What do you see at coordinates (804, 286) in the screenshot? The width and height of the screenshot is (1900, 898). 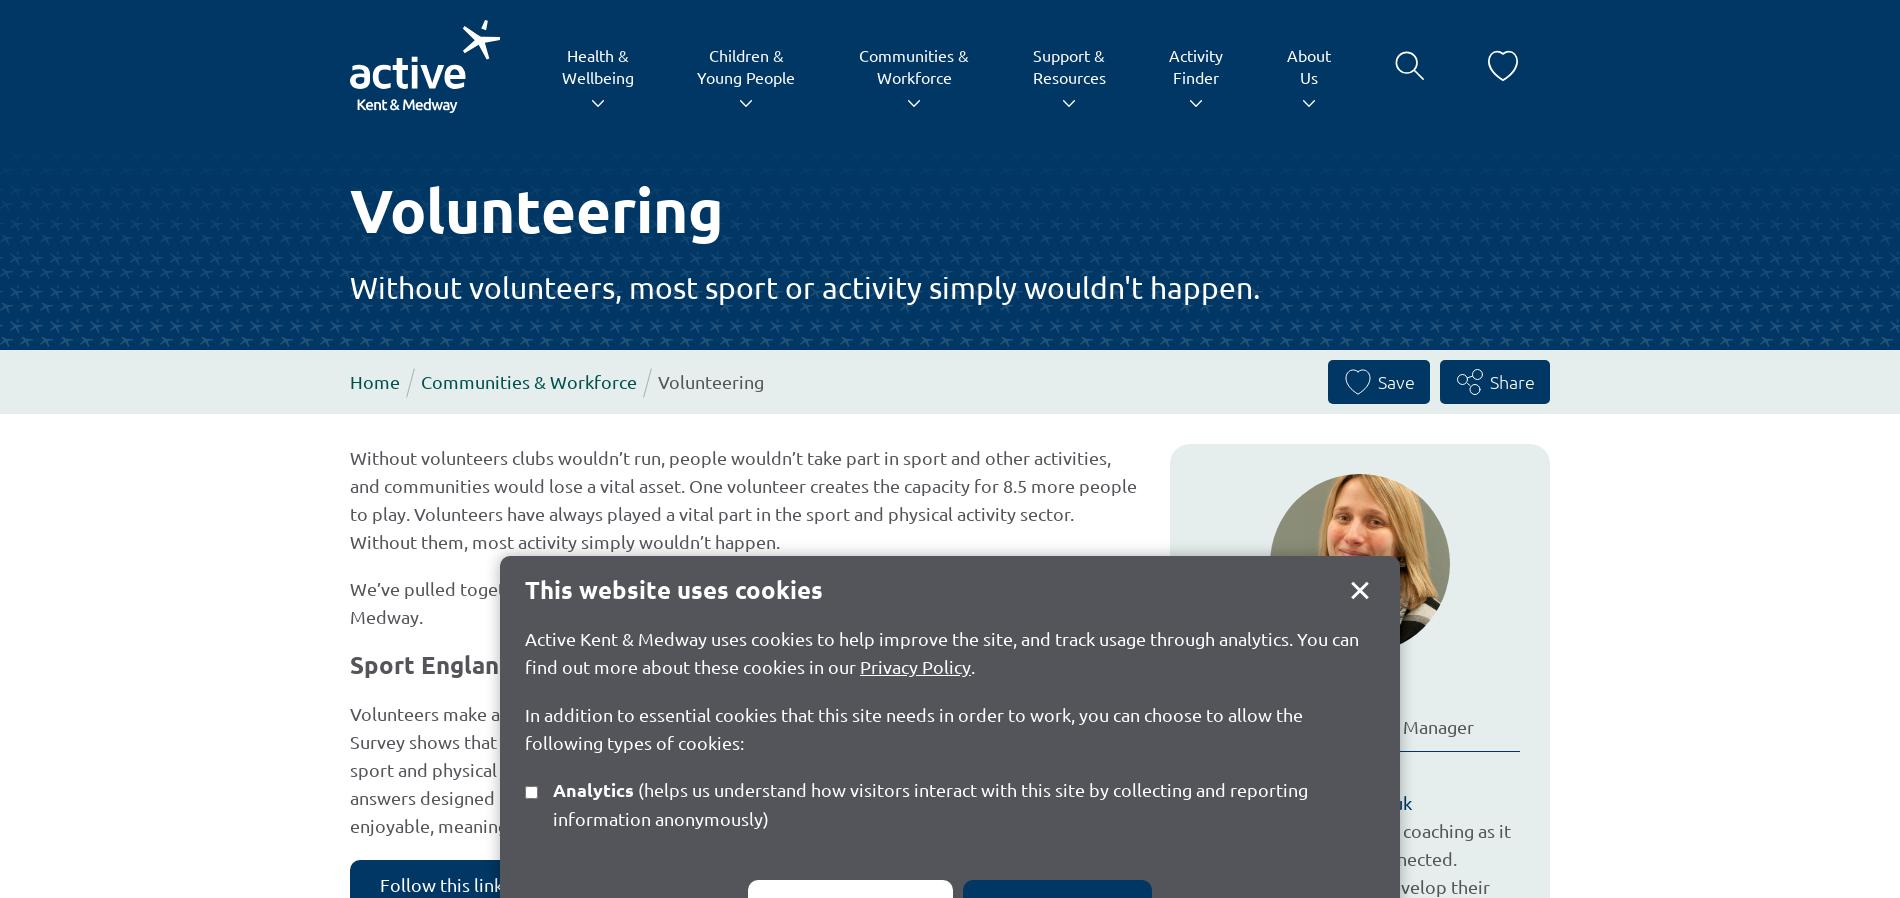 I see `'Without volunteers, most sport or activity simply wouldn't happen.'` at bounding box center [804, 286].